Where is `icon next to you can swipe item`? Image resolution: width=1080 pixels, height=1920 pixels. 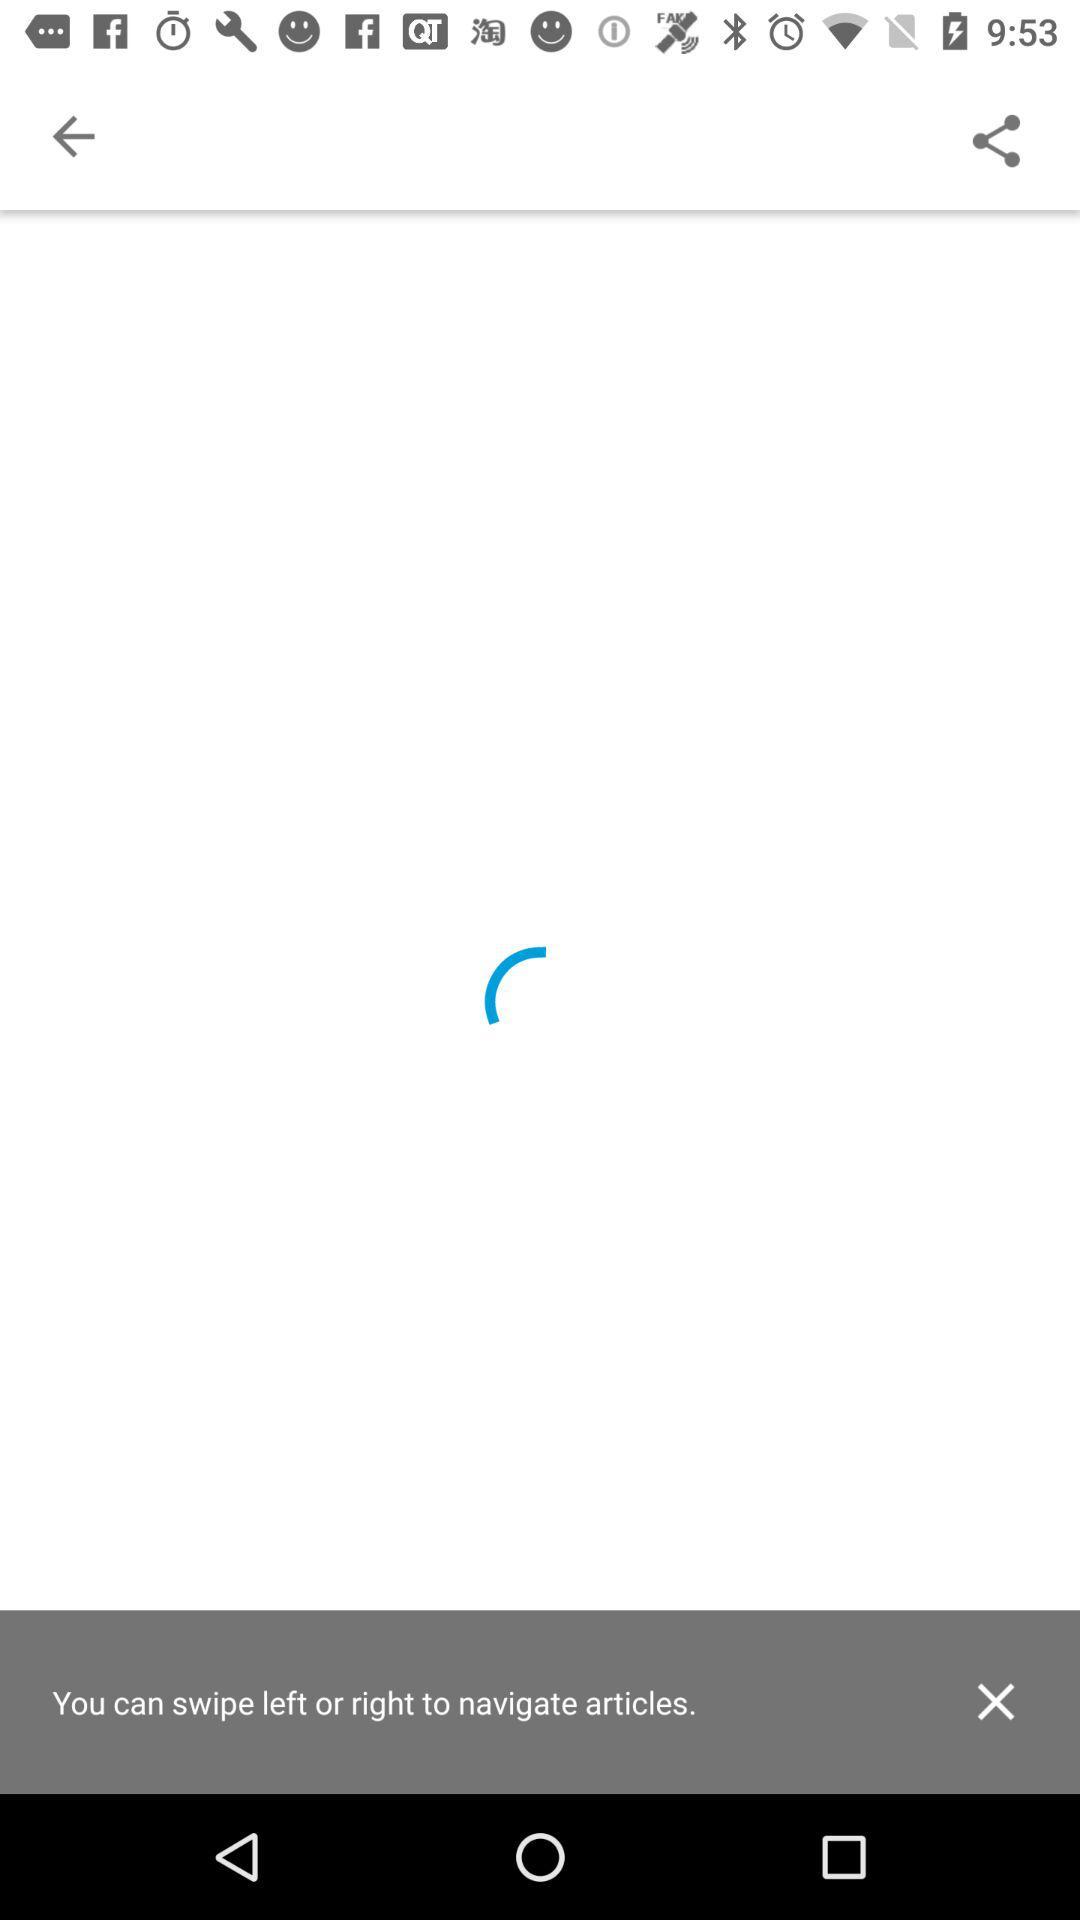 icon next to you can swipe item is located at coordinates (995, 1700).